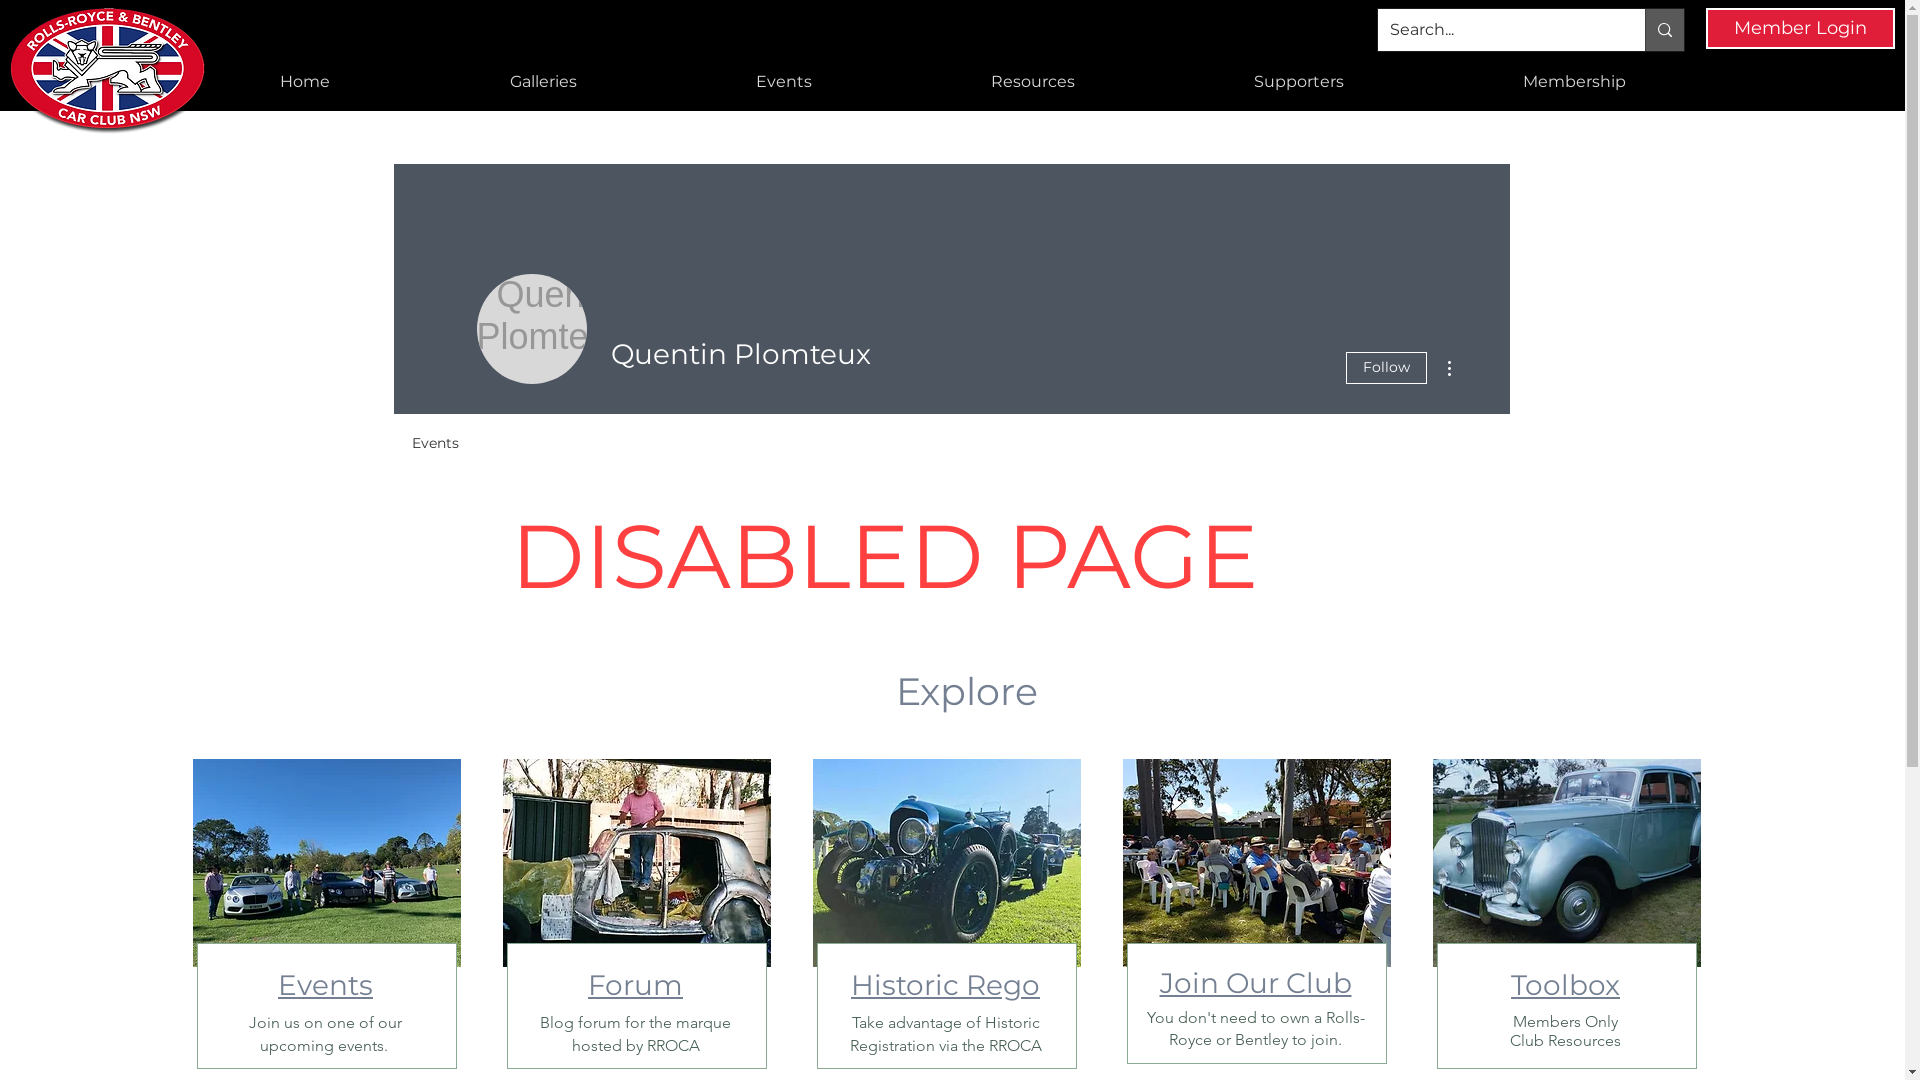 The width and height of the screenshot is (1920, 1080). I want to click on 'Events', so click(325, 983).